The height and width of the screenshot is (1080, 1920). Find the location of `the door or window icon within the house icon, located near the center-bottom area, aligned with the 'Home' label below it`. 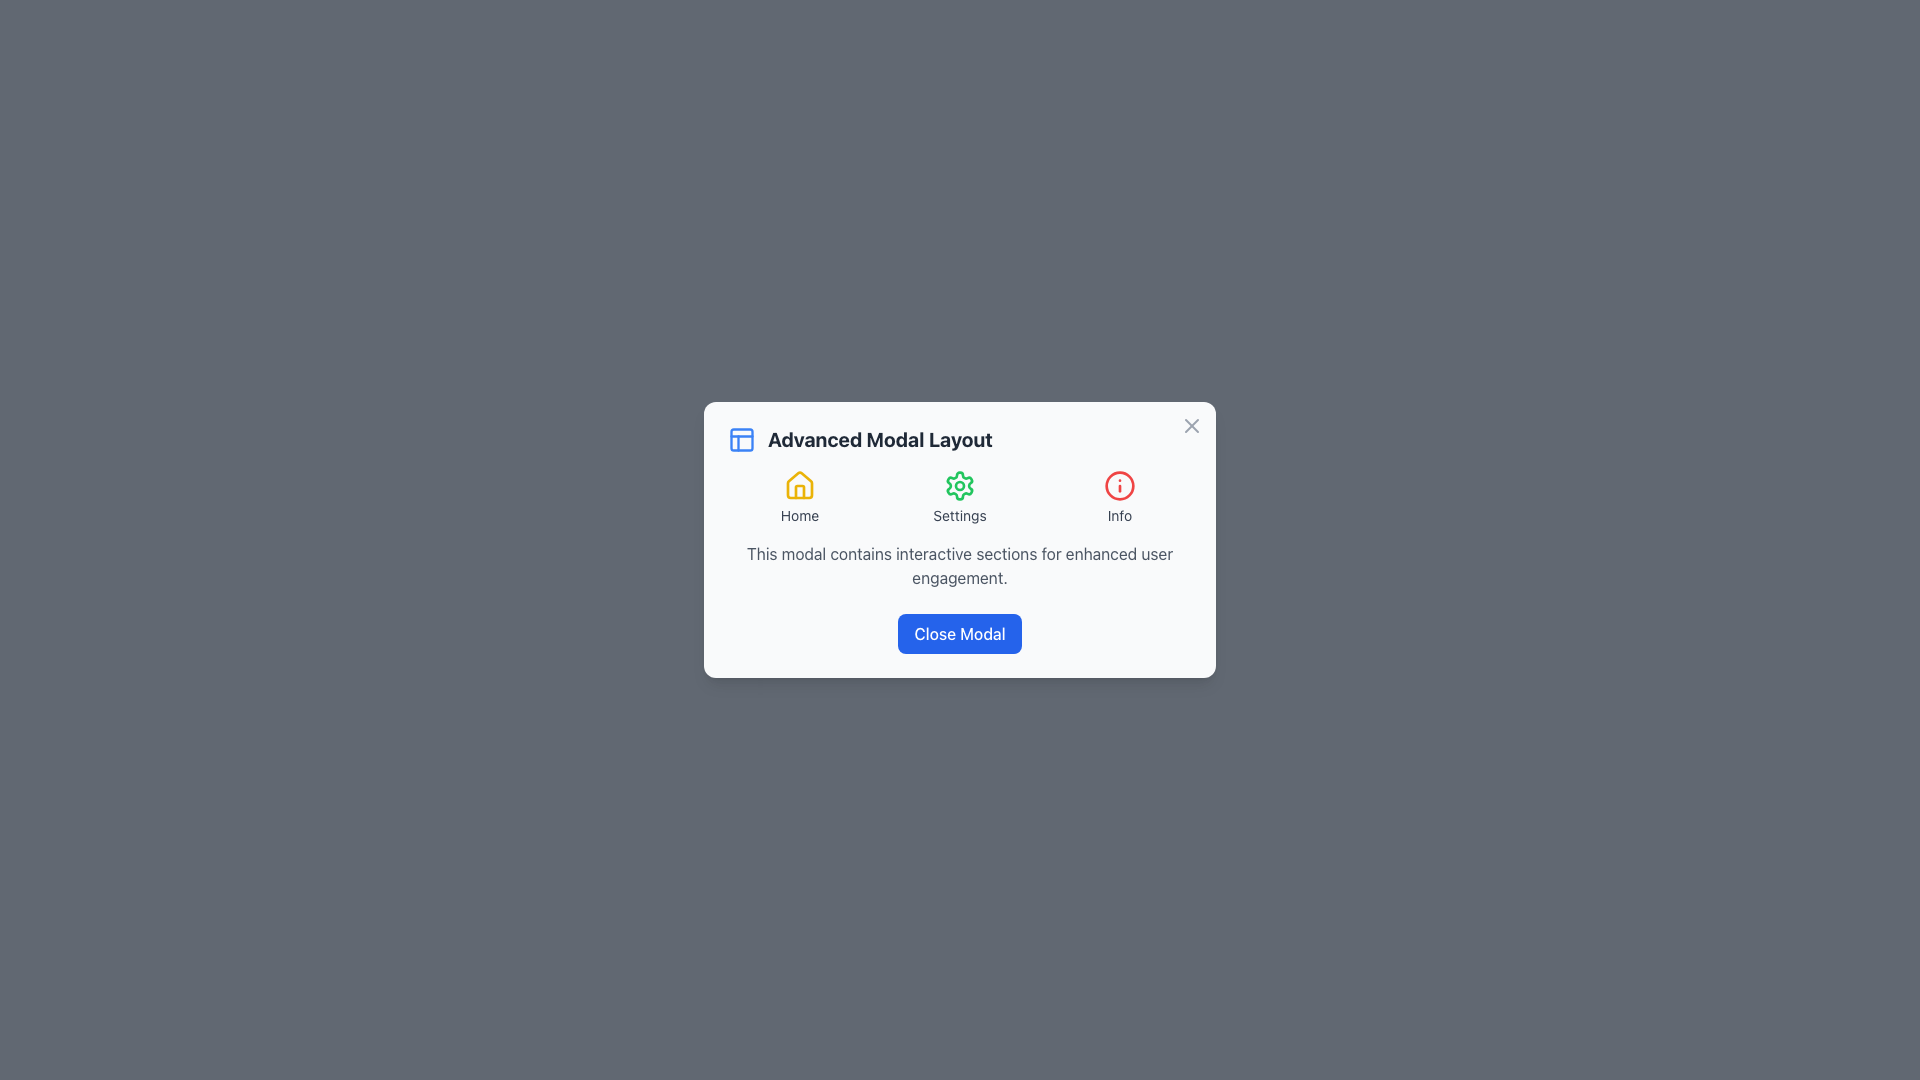

the door or window icon within the house icon, located near the center-bottom area, aligned with the 'Home' label below it is located at coordinates (800, 492).